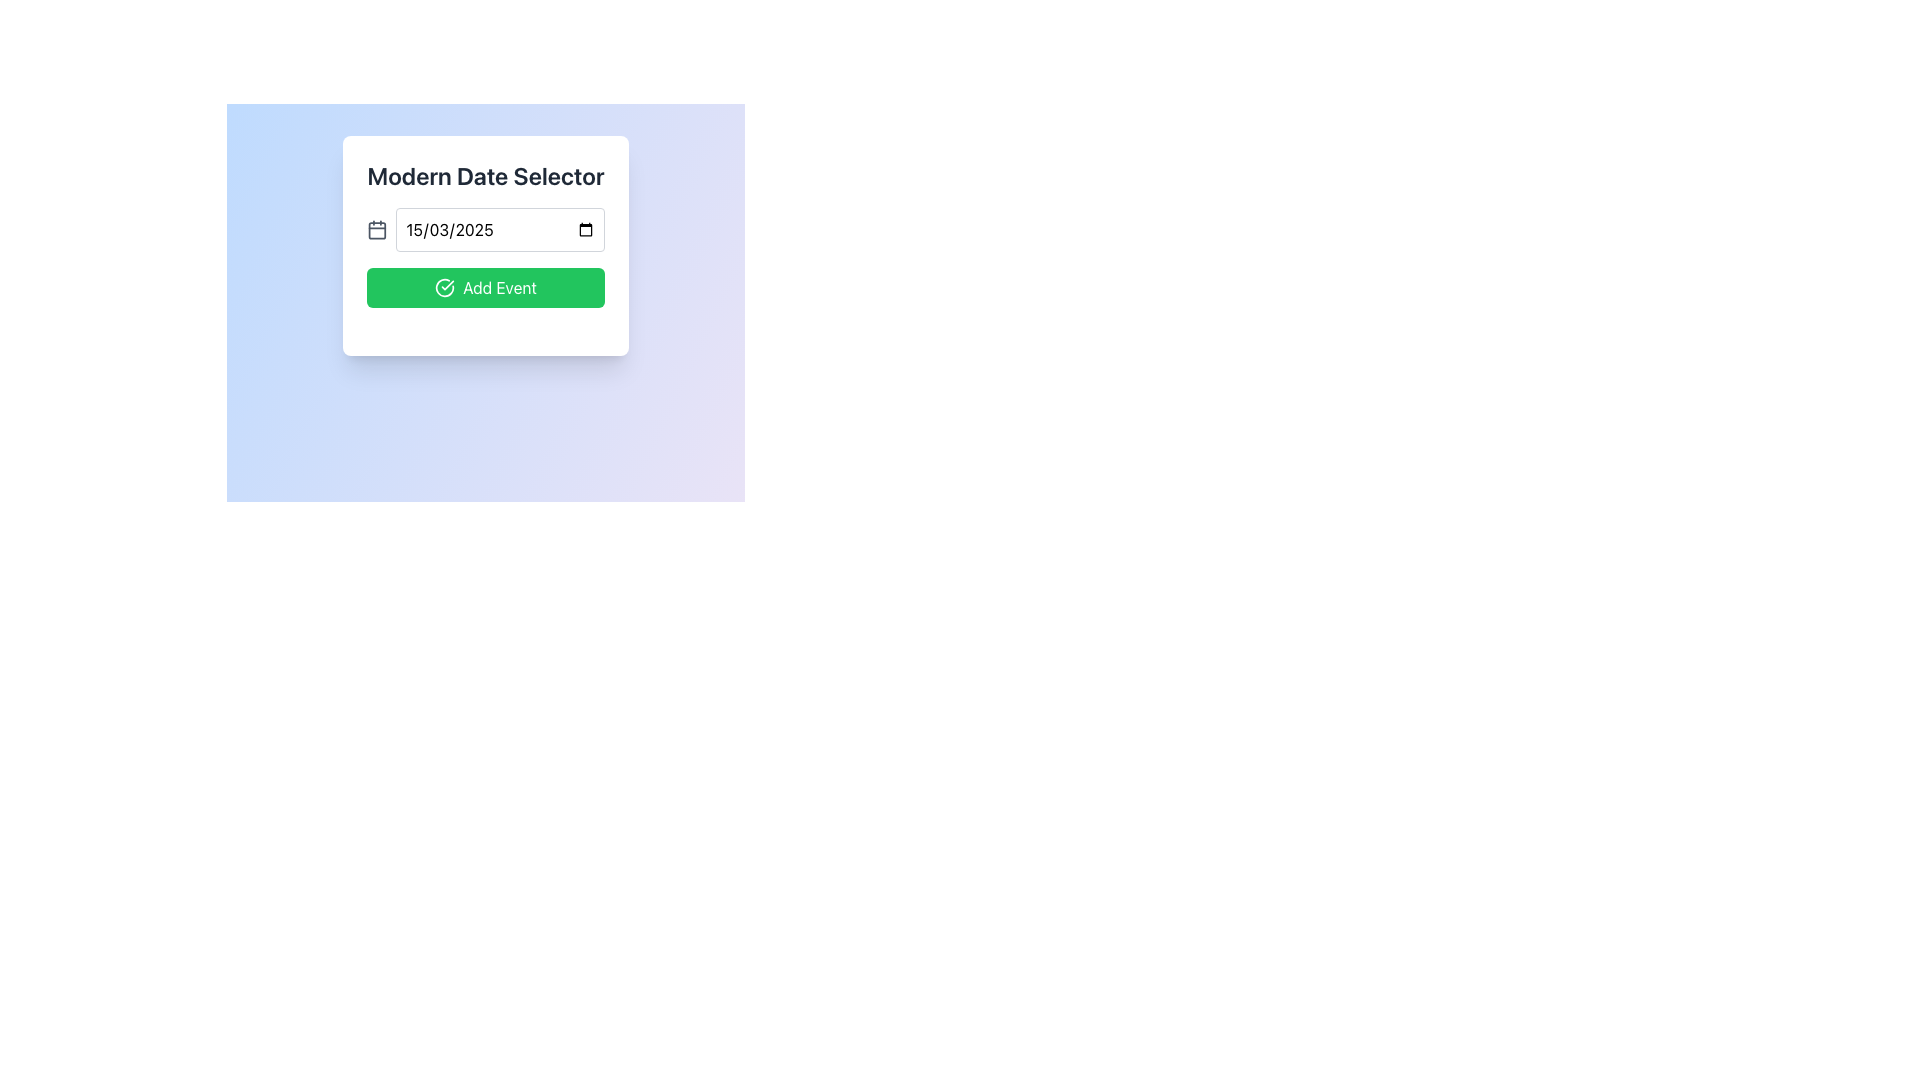 This screenshot has width=1920, height=1080. What do you see at coordinates (444, 288) in the screenshot?
I see `the confirmation icon within the green 'Add Event' button located at the bottom center of the card, positioned below the date input field` at bounding box center [444, 288].